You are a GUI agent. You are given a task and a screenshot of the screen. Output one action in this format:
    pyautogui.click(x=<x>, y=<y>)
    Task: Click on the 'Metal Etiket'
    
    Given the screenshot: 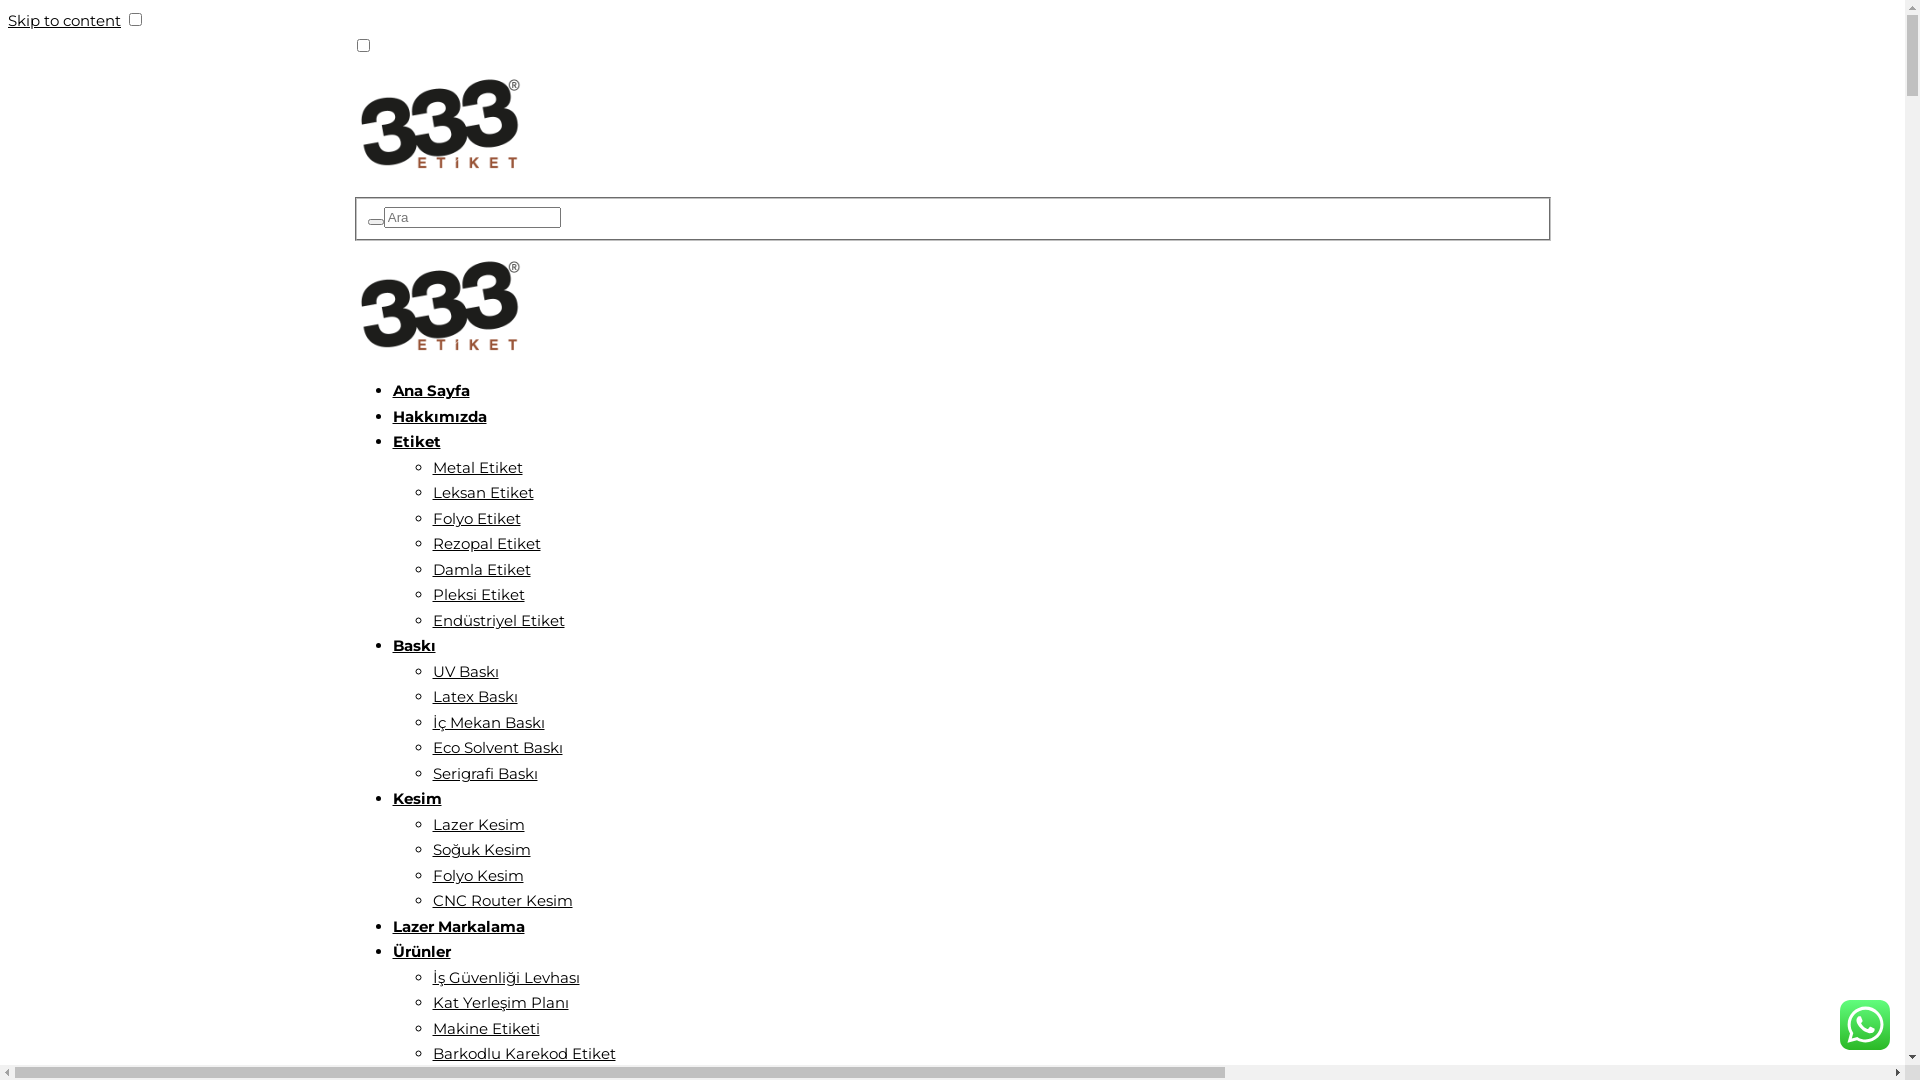 What is the action you would take?
    pyautogui.click(x=475, y=467)
    